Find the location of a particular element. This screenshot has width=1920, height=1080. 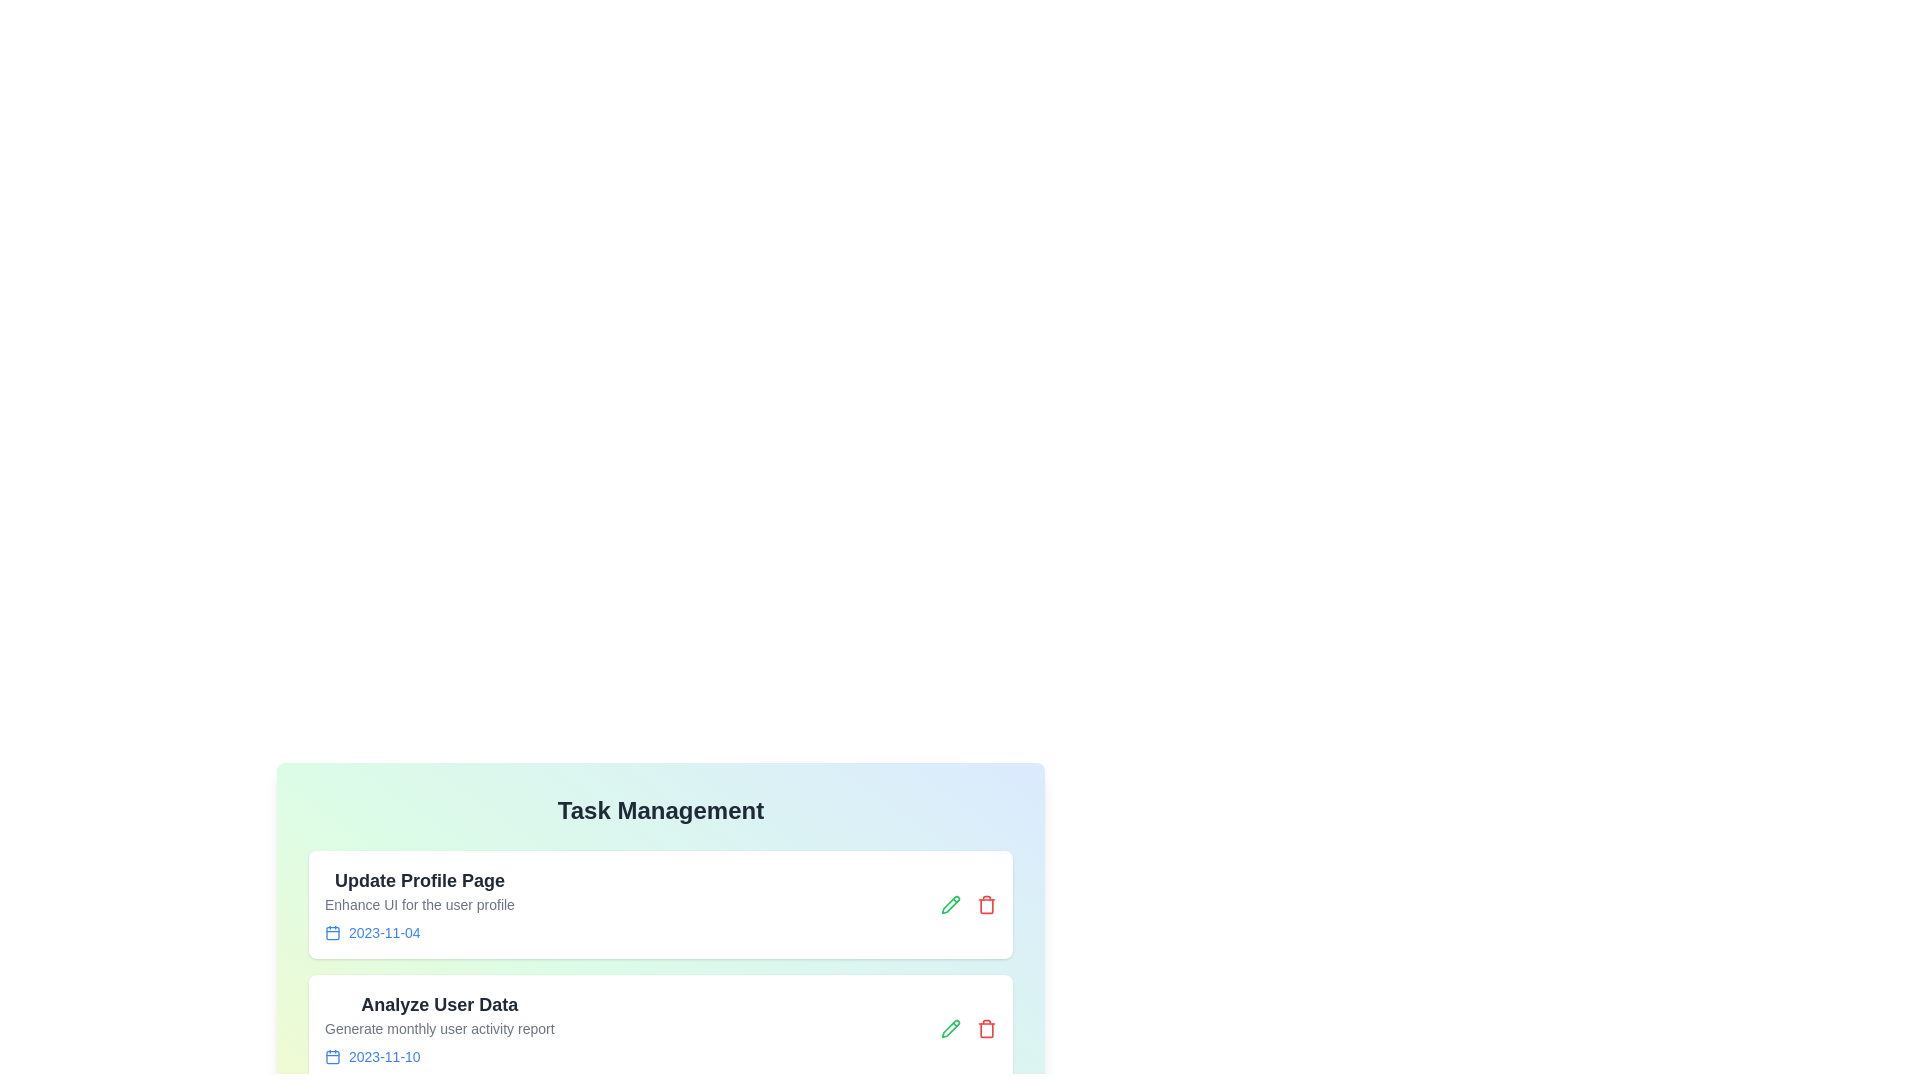

the task title to view its details is located at coordinates (417, 879).